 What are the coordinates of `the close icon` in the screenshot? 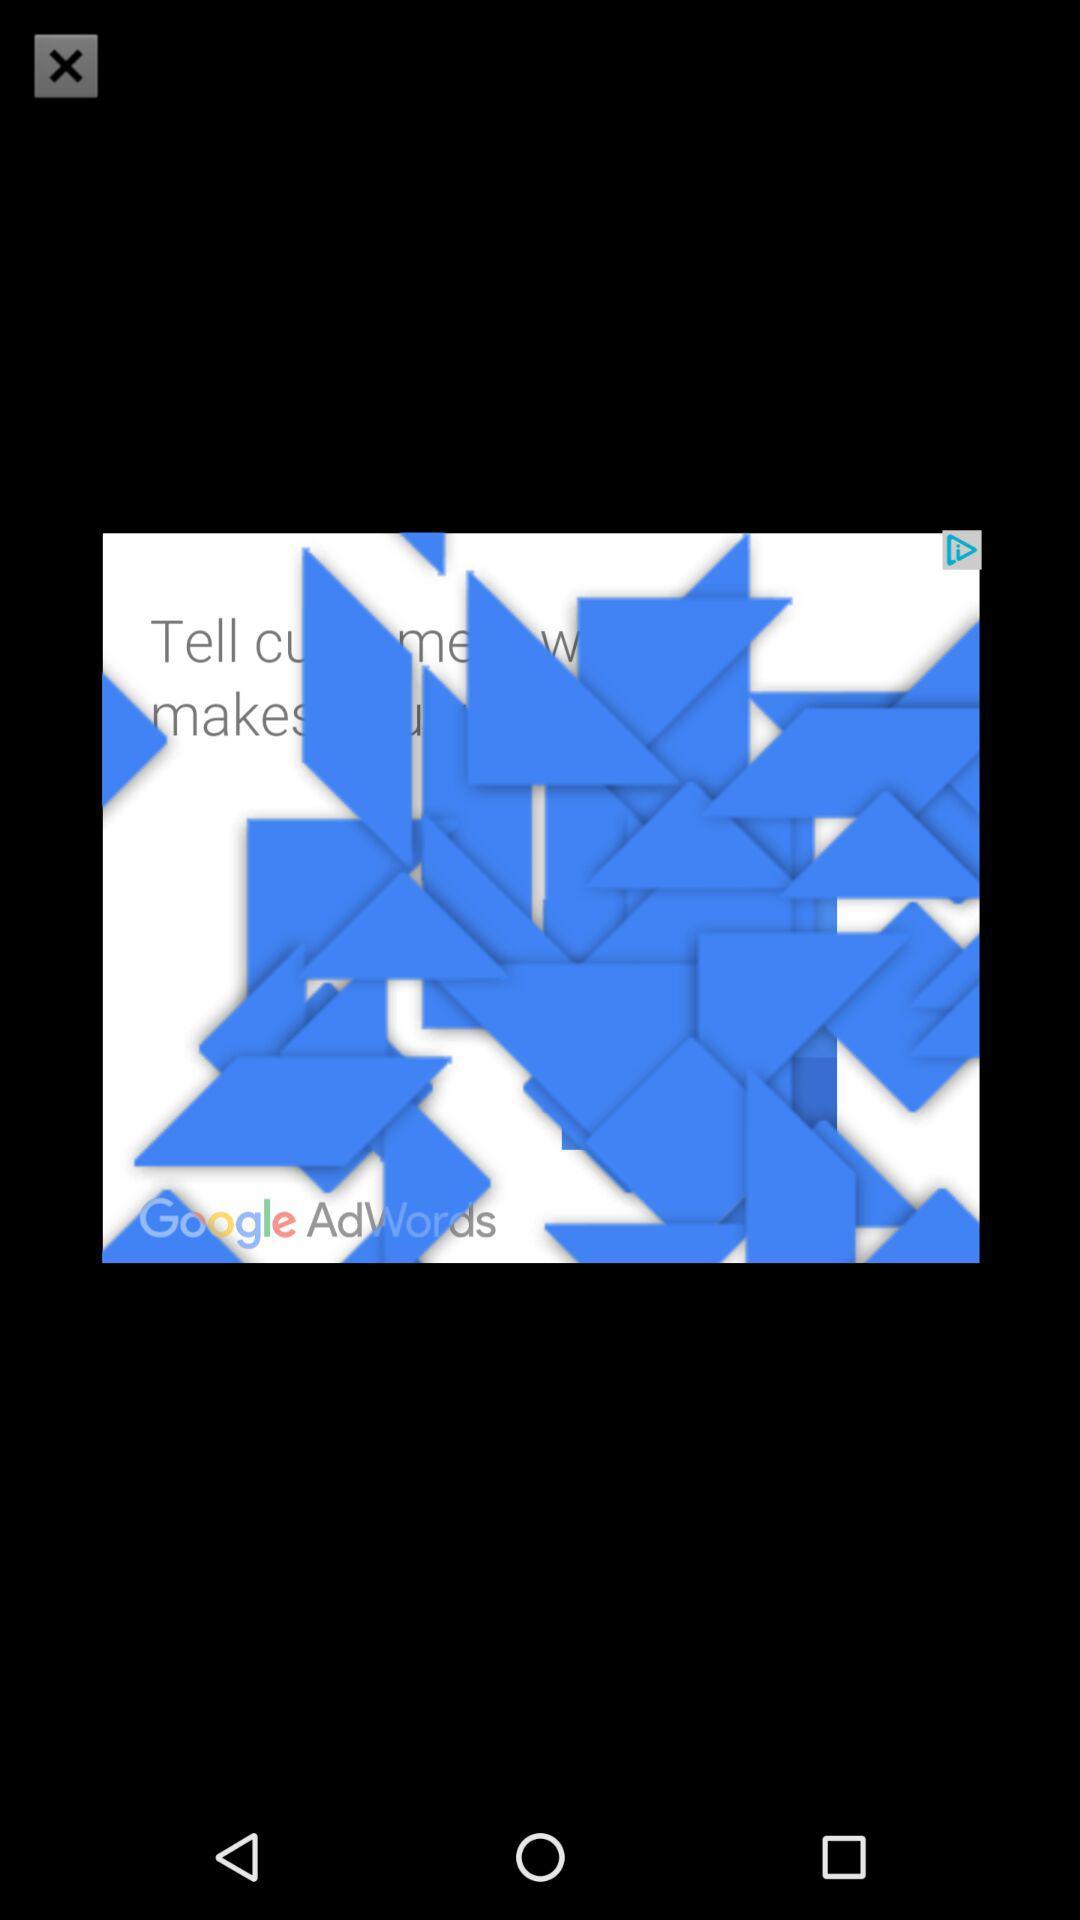 It's located at (64, 70).